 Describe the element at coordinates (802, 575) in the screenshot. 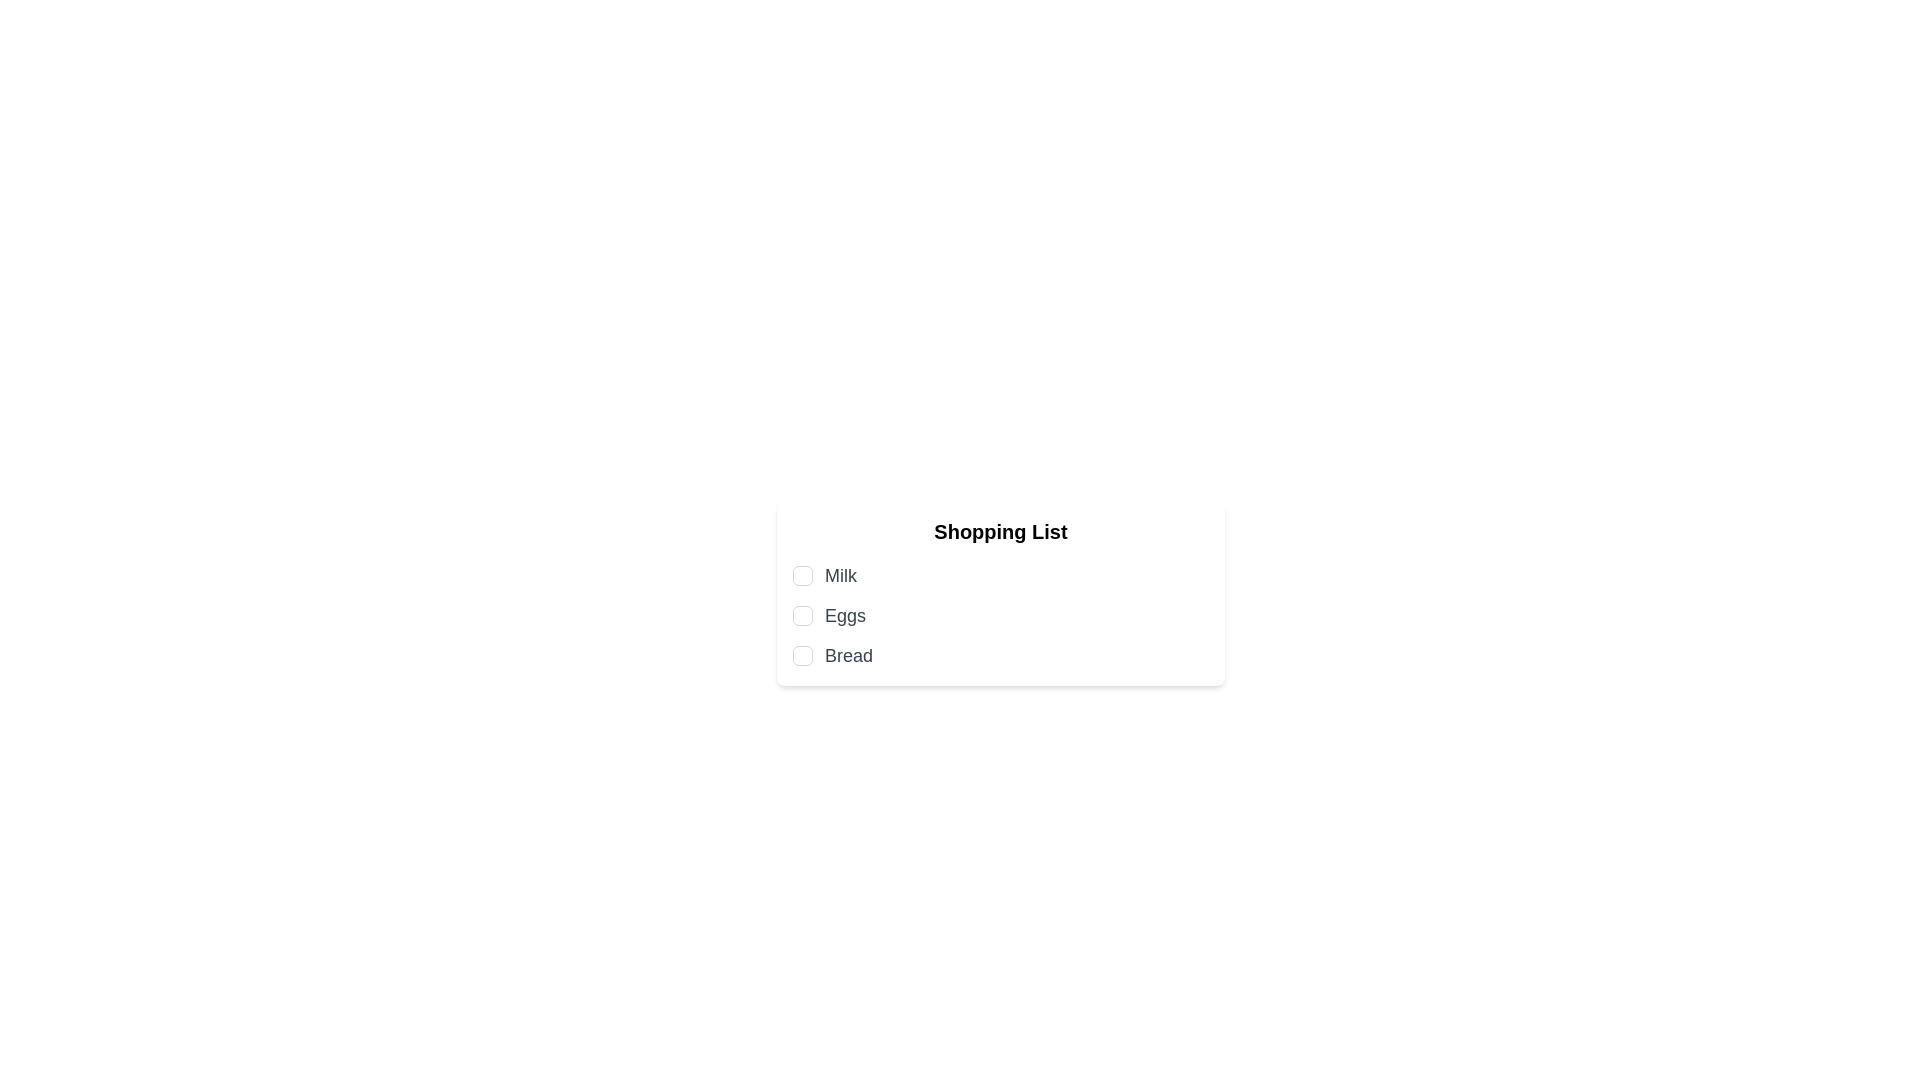

I see `the checkbox located at the top-left corner of the list item labeled 'Milk'` at that location.